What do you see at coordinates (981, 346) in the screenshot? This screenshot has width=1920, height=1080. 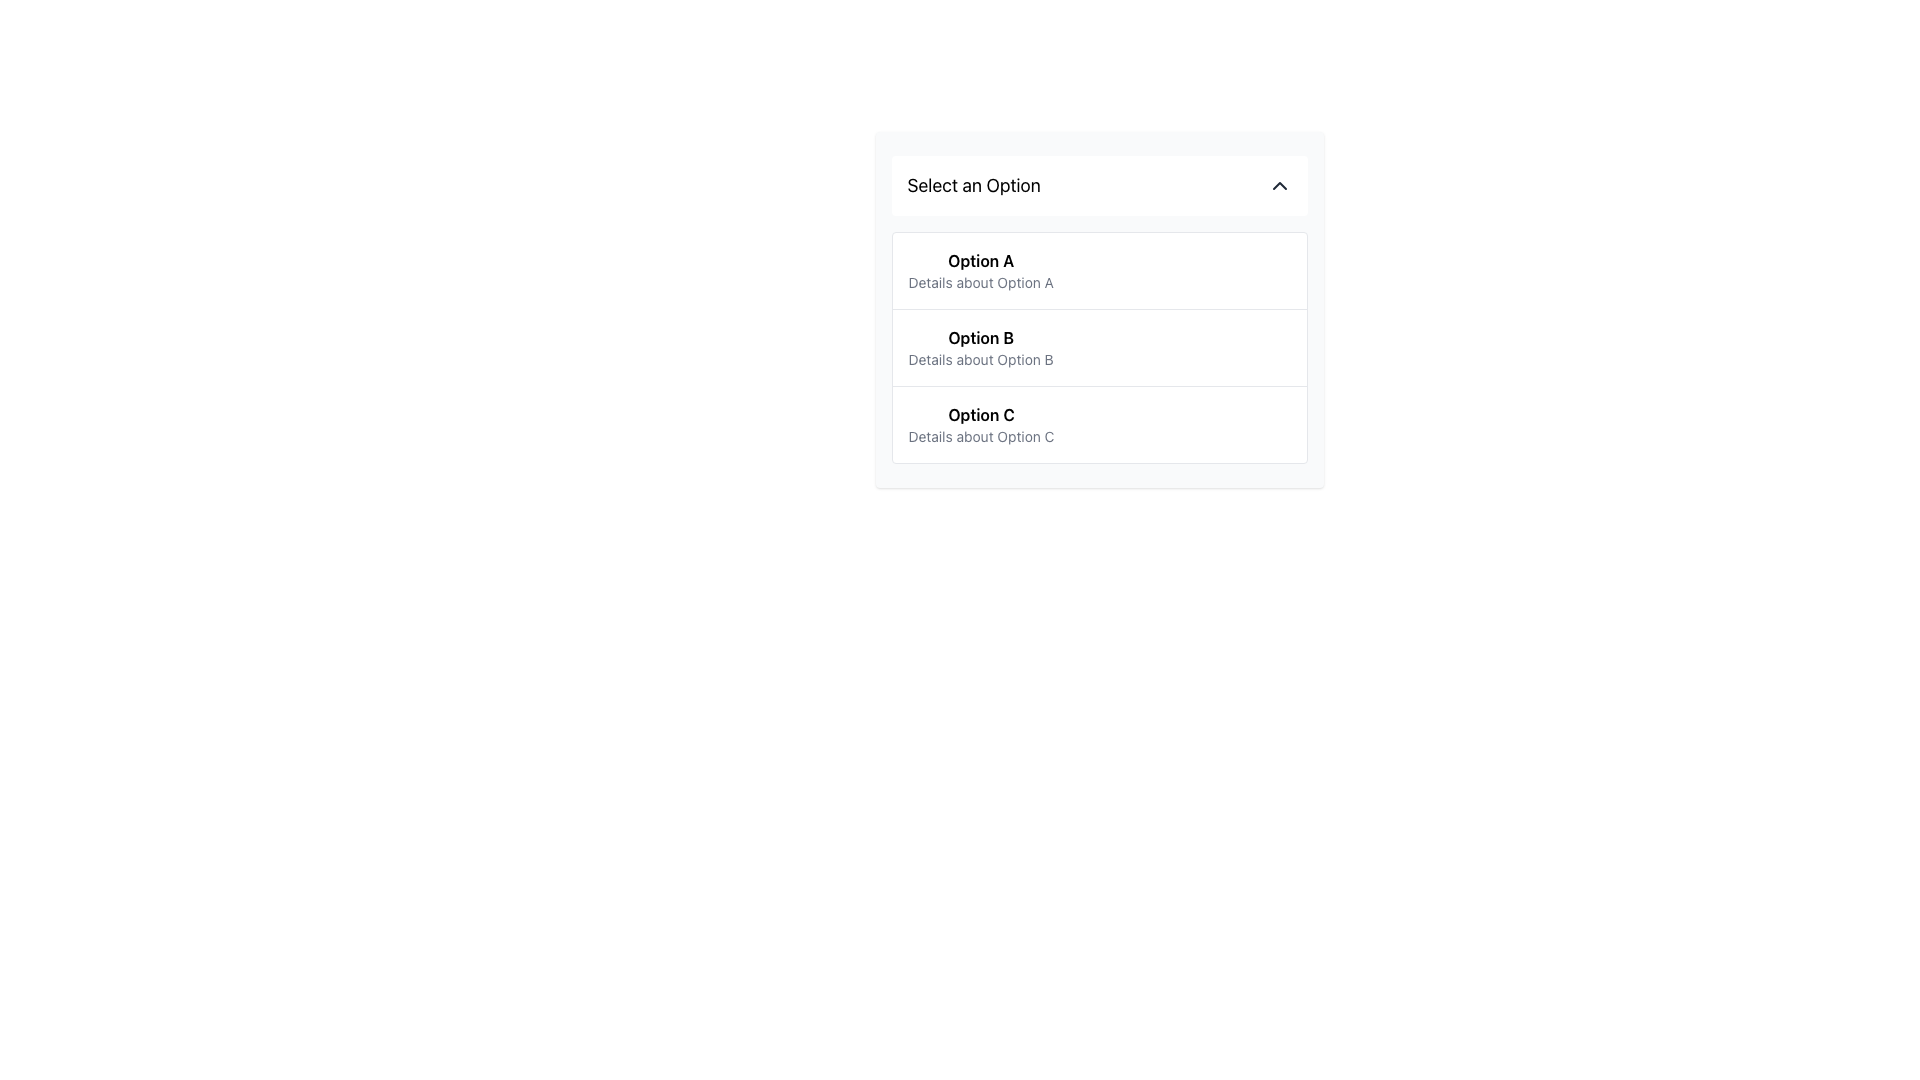 I see `the second item in the dropdown menu labeled 'Option B'` at bounding box center [981, 346].